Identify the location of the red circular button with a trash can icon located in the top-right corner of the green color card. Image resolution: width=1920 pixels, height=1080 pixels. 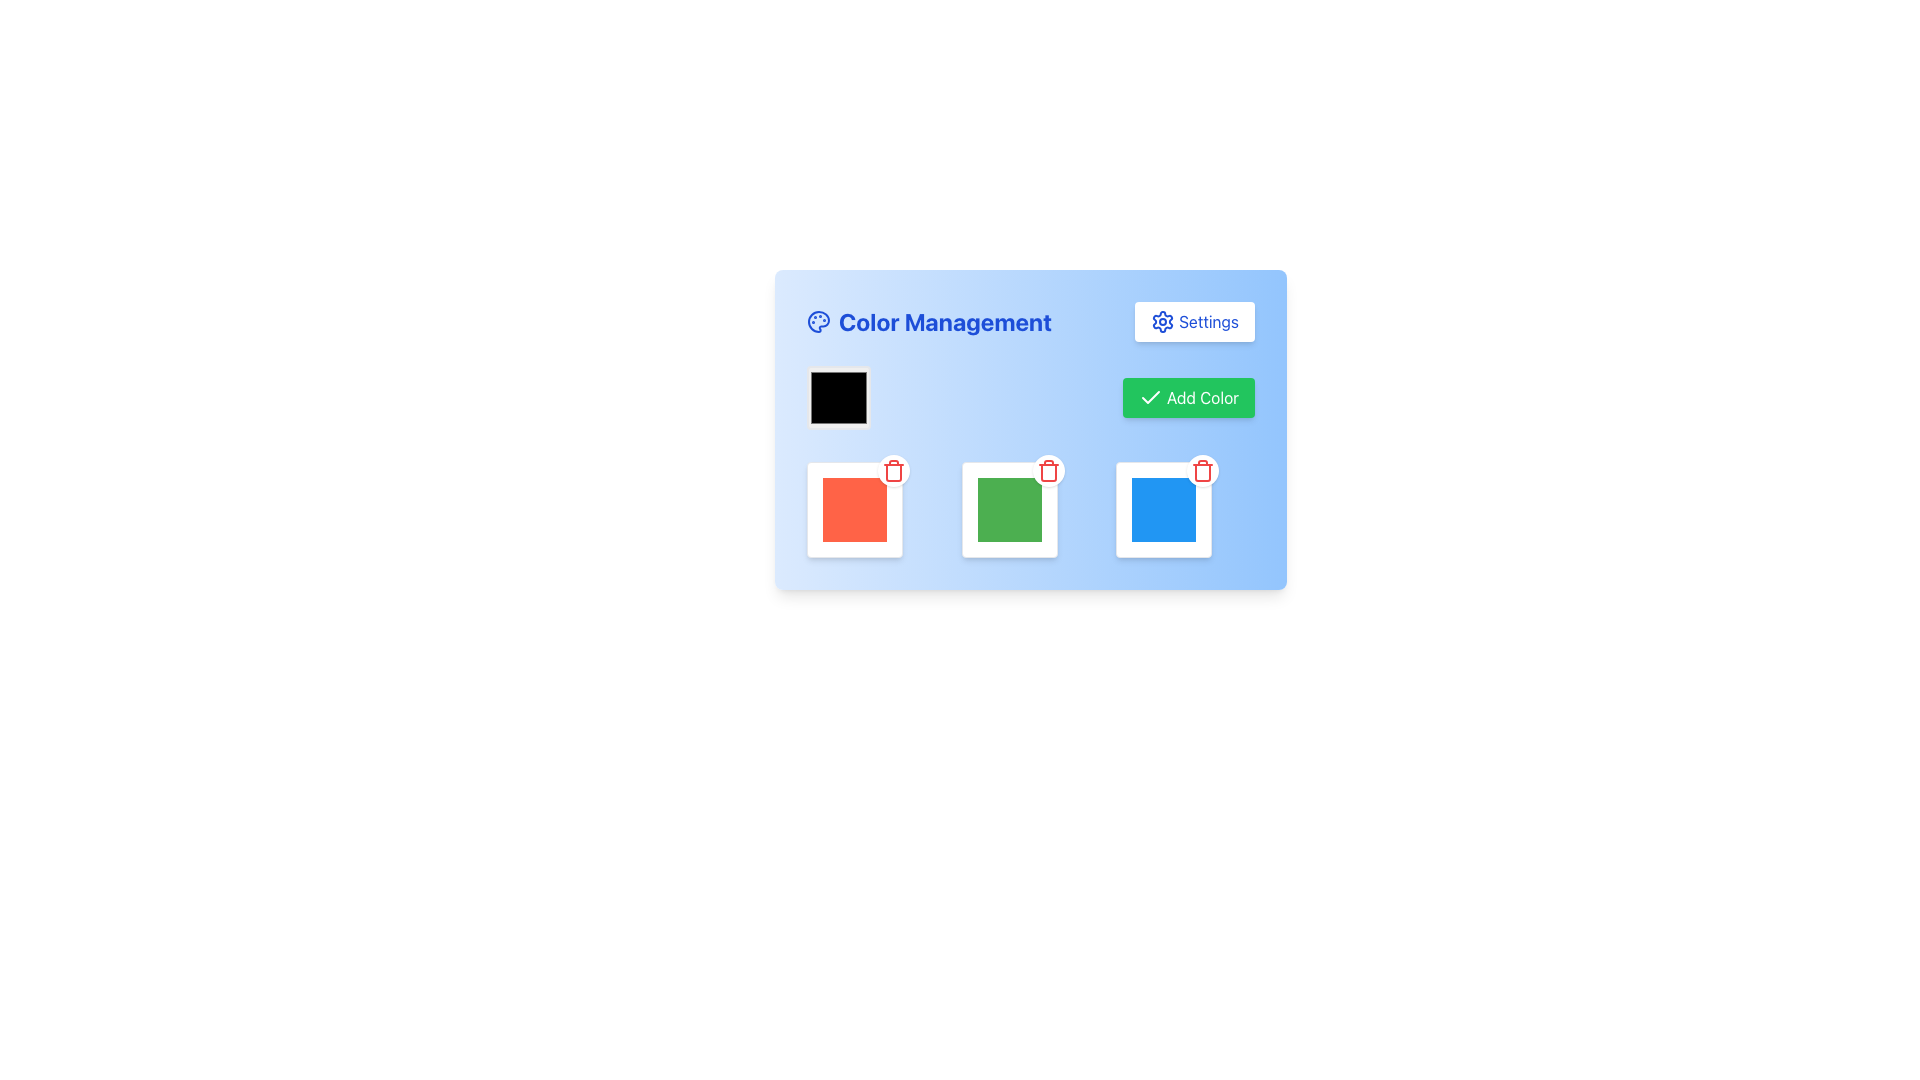
(1047, 470).